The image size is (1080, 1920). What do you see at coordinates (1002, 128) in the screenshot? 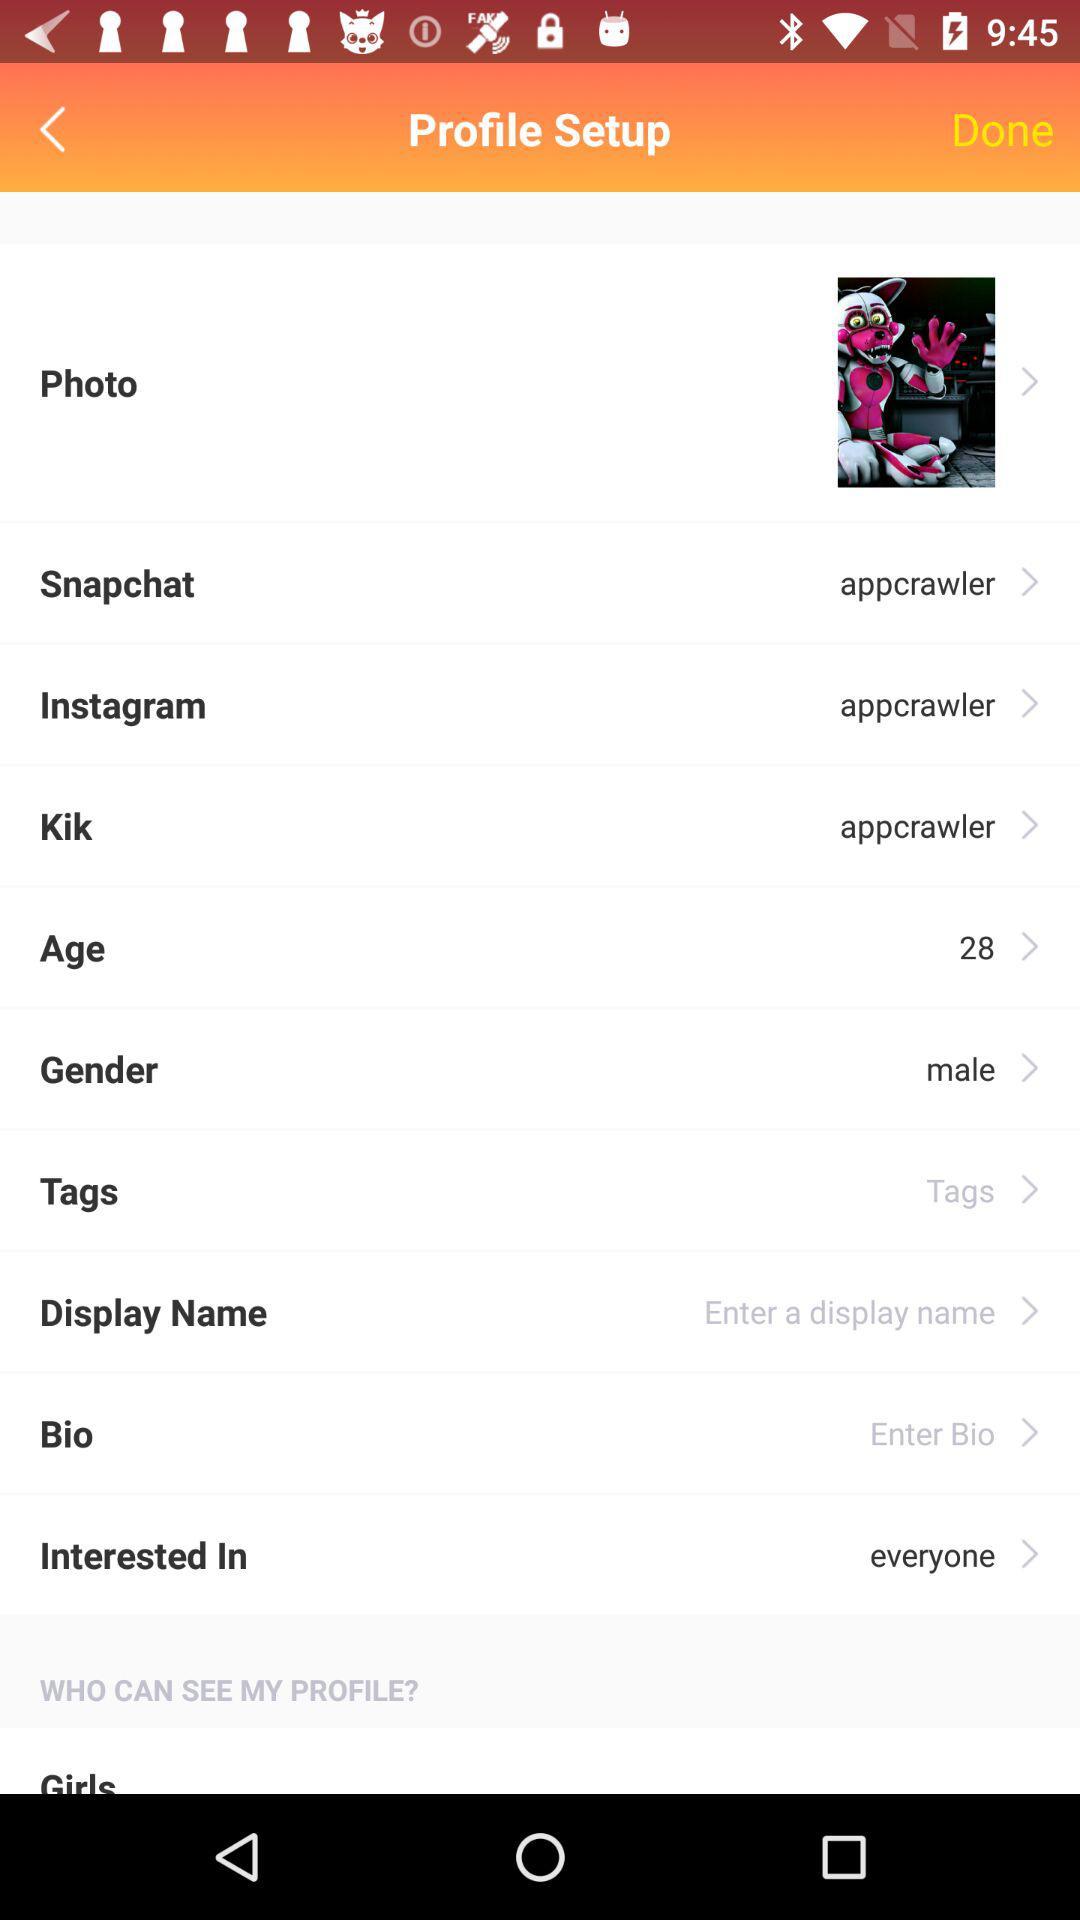
I see `the item to the right of profile setup` at bounding box center [1002, 128].